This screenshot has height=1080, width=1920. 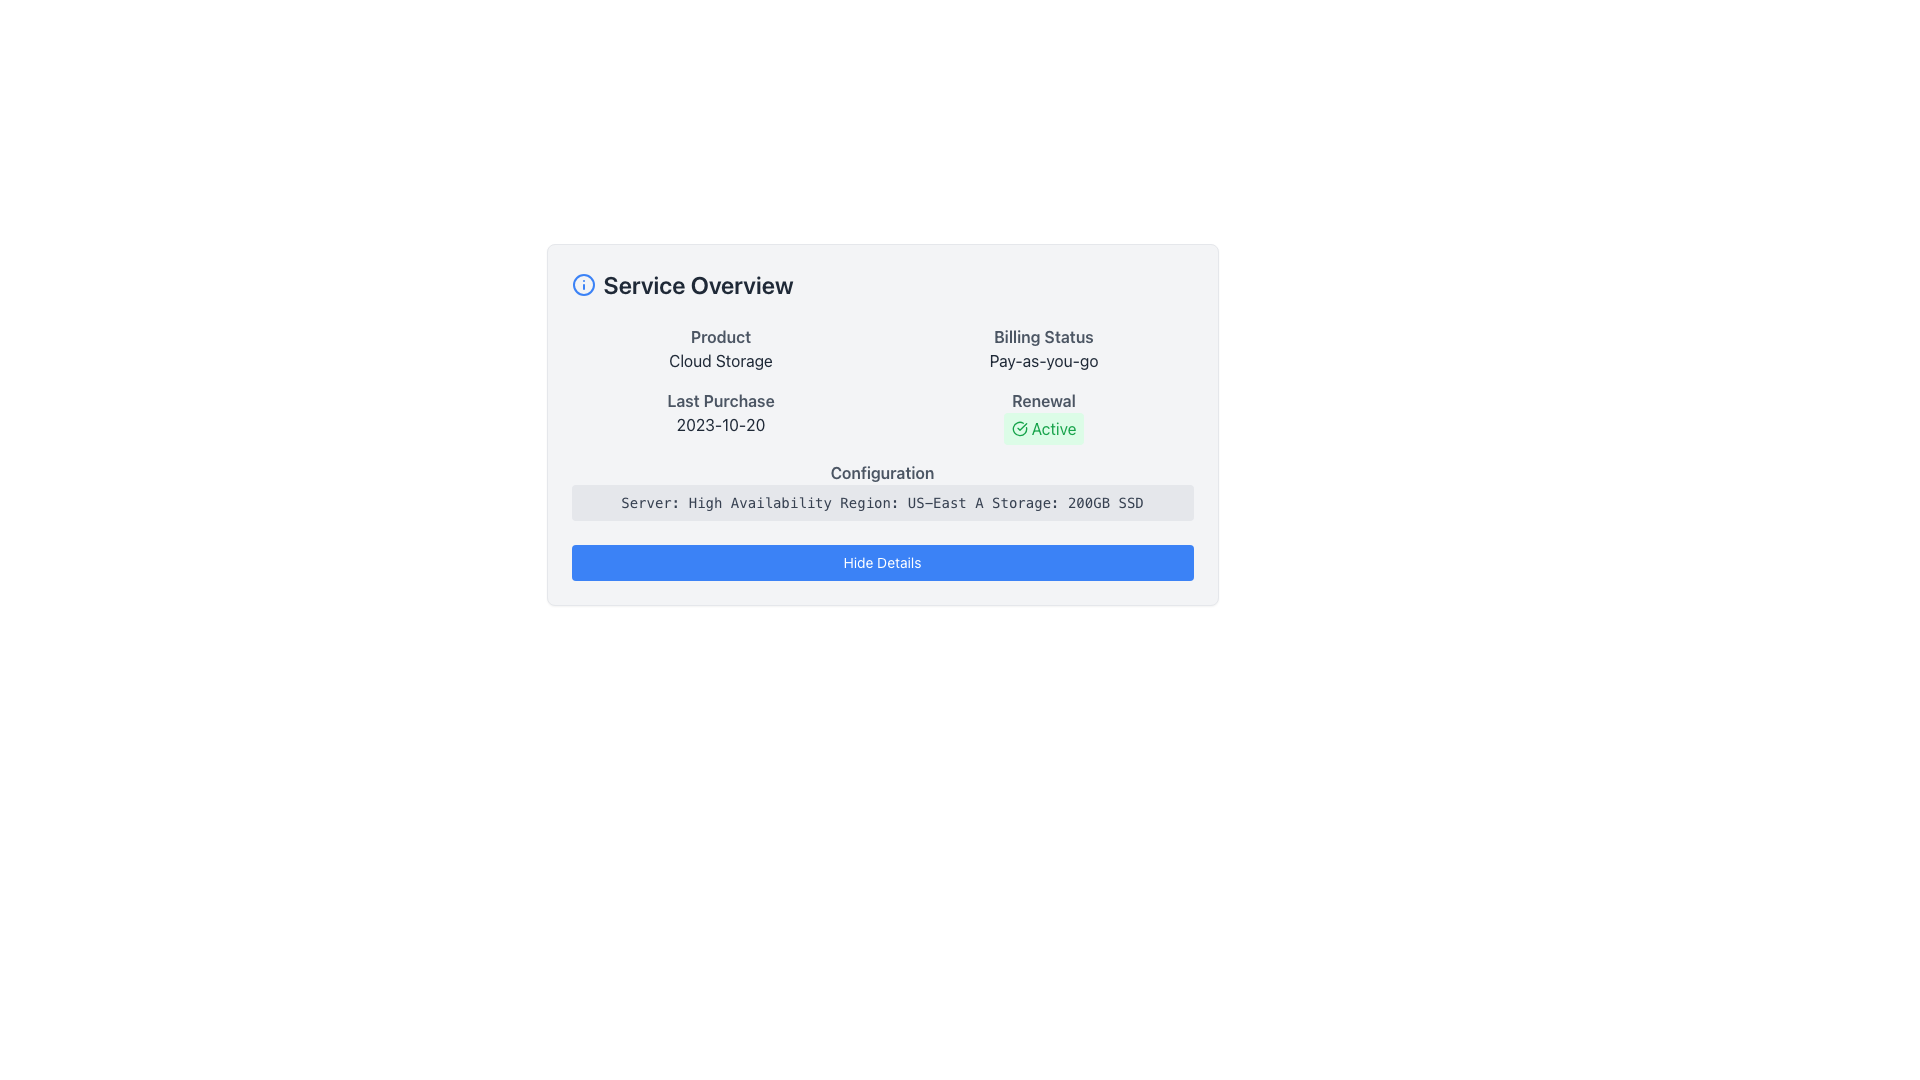 What do you see at coordinates (1042, 347) in the screenshot?
I see `the static informational text element displaying 'Billing Status' and 'Pay-as-you-go' located in the top-right cell of the grid layout` at bounding box center [1042, 347].